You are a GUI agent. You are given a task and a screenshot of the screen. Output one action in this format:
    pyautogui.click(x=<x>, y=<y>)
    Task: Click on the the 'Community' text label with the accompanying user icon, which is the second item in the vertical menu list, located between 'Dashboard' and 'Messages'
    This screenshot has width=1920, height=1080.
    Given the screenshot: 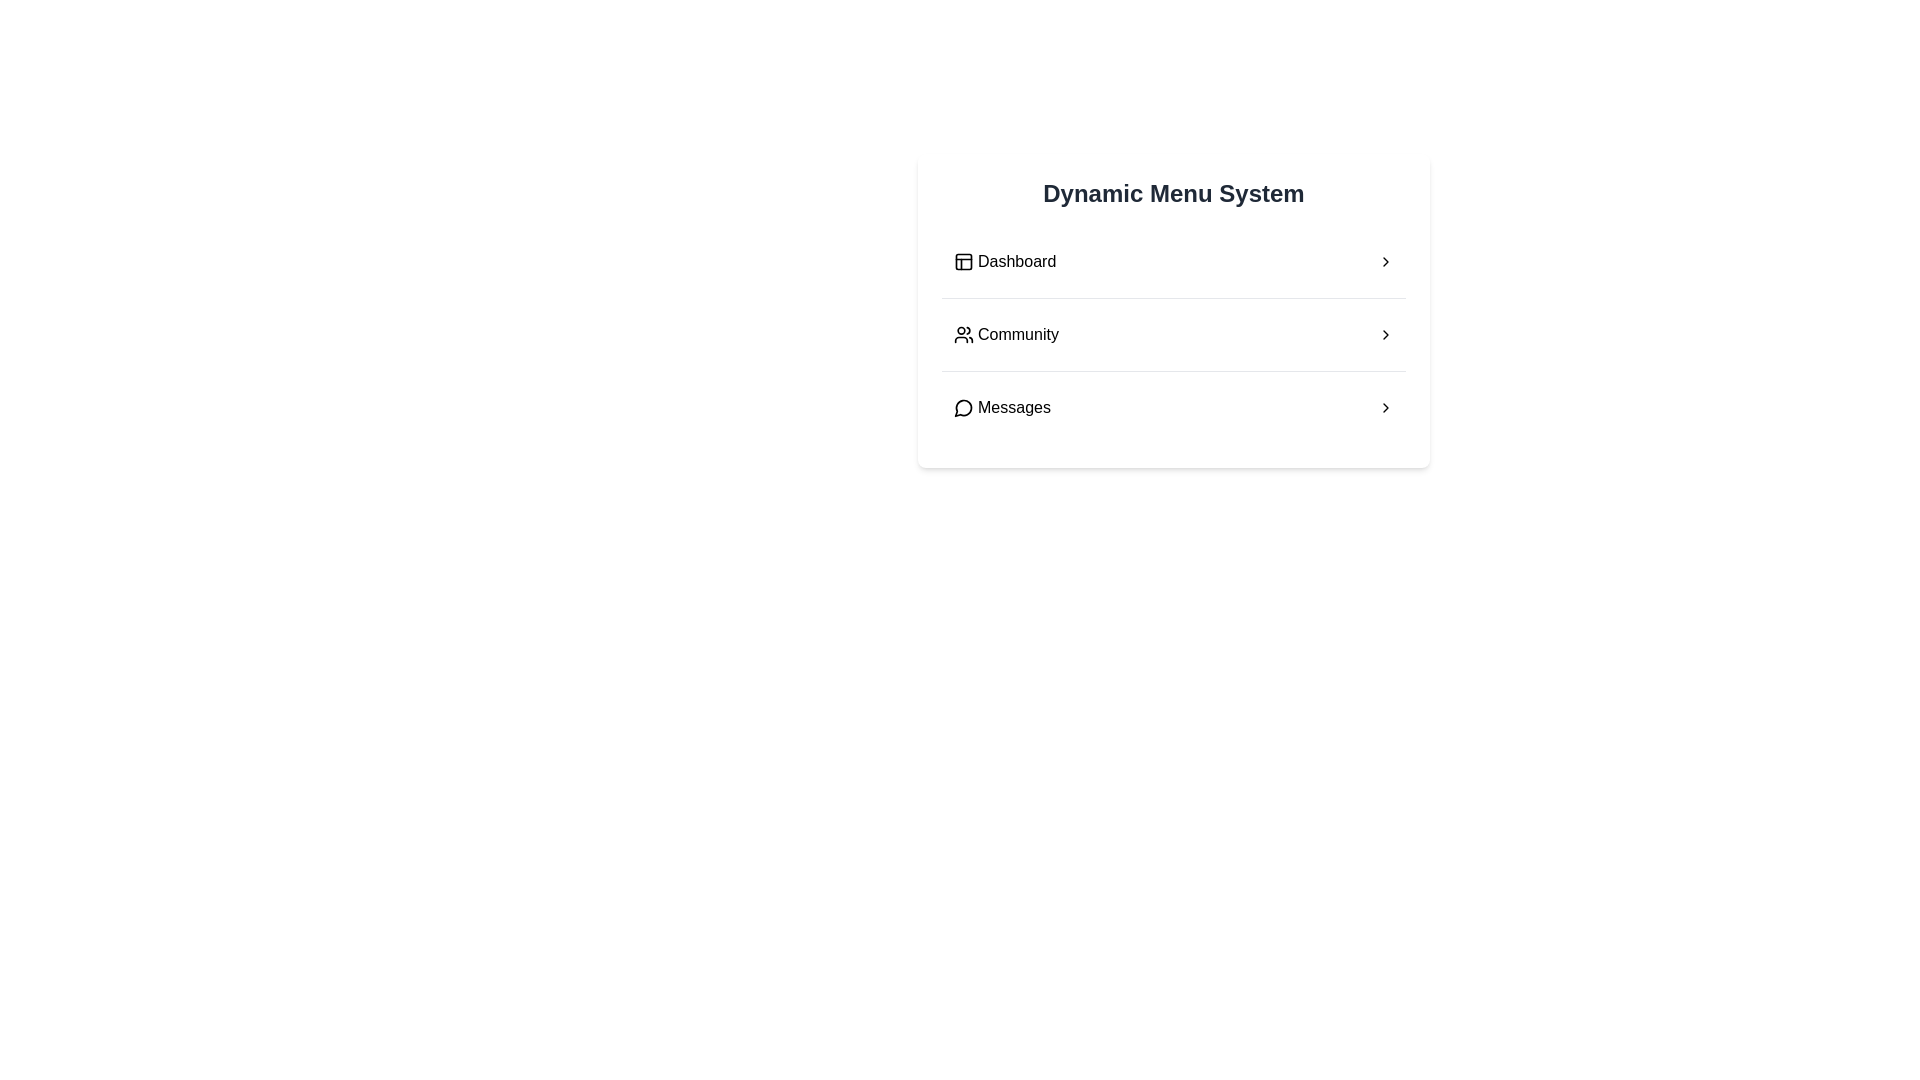 What is the action you would take?
    pyautogui.click(x=1006, y=334)
    